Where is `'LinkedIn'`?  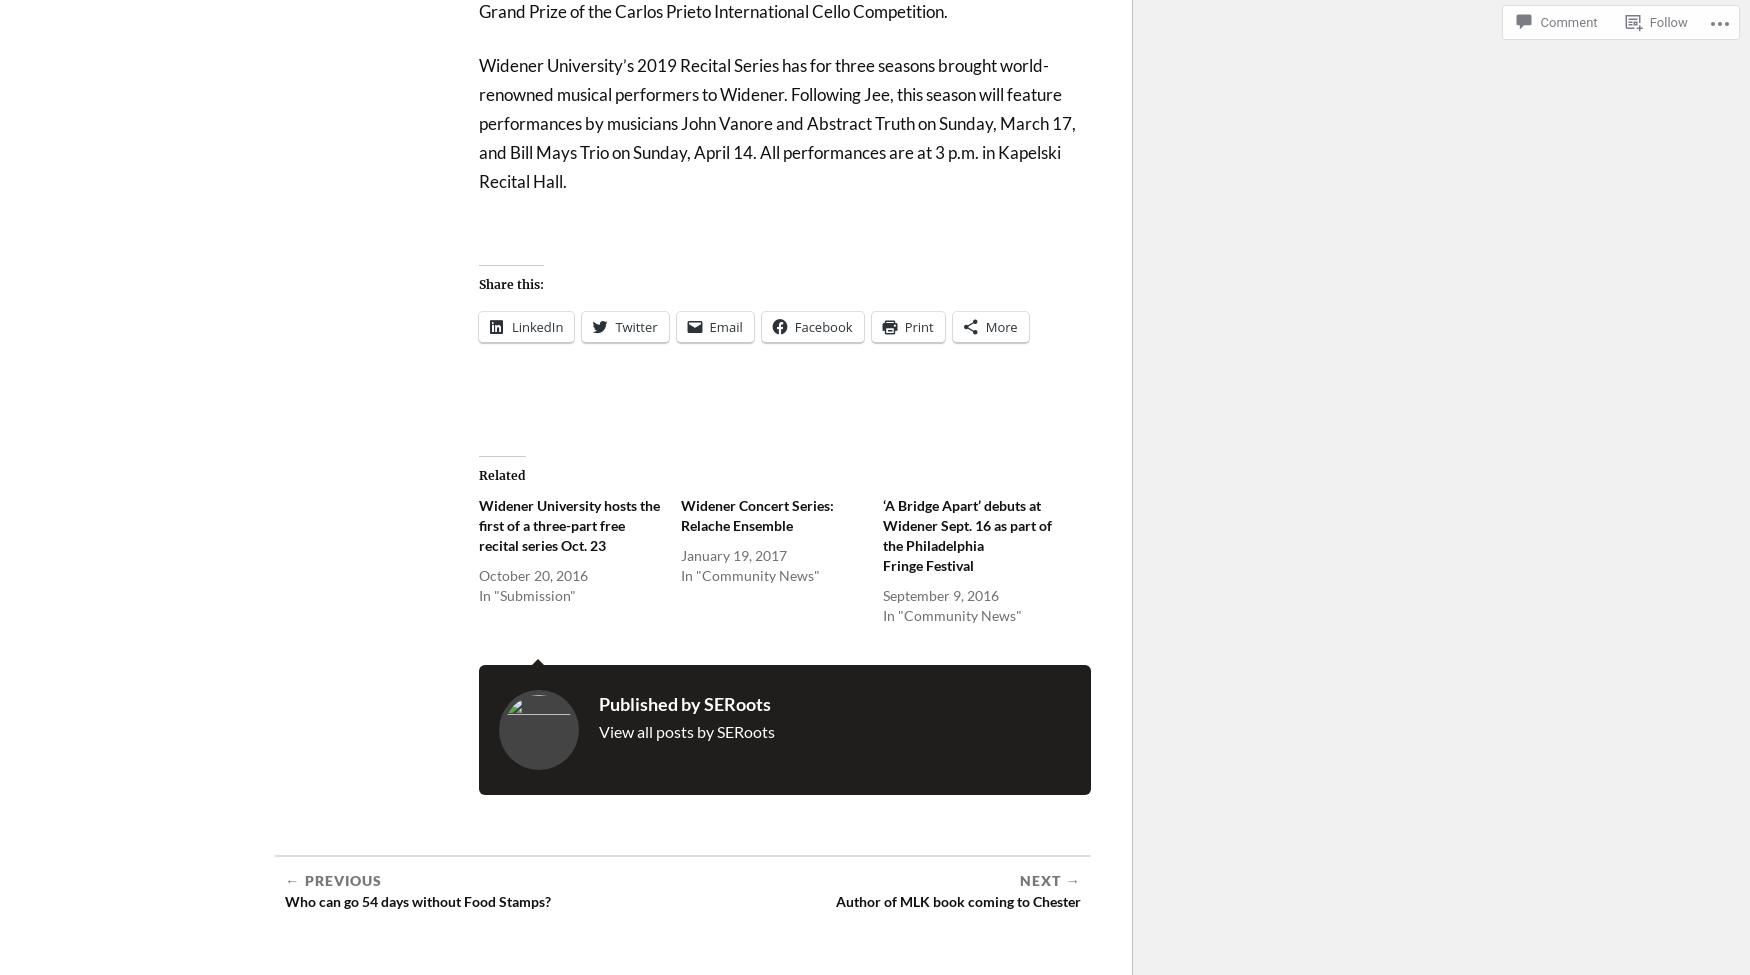 'LinkedIn' is located at coordinates (536, 326).